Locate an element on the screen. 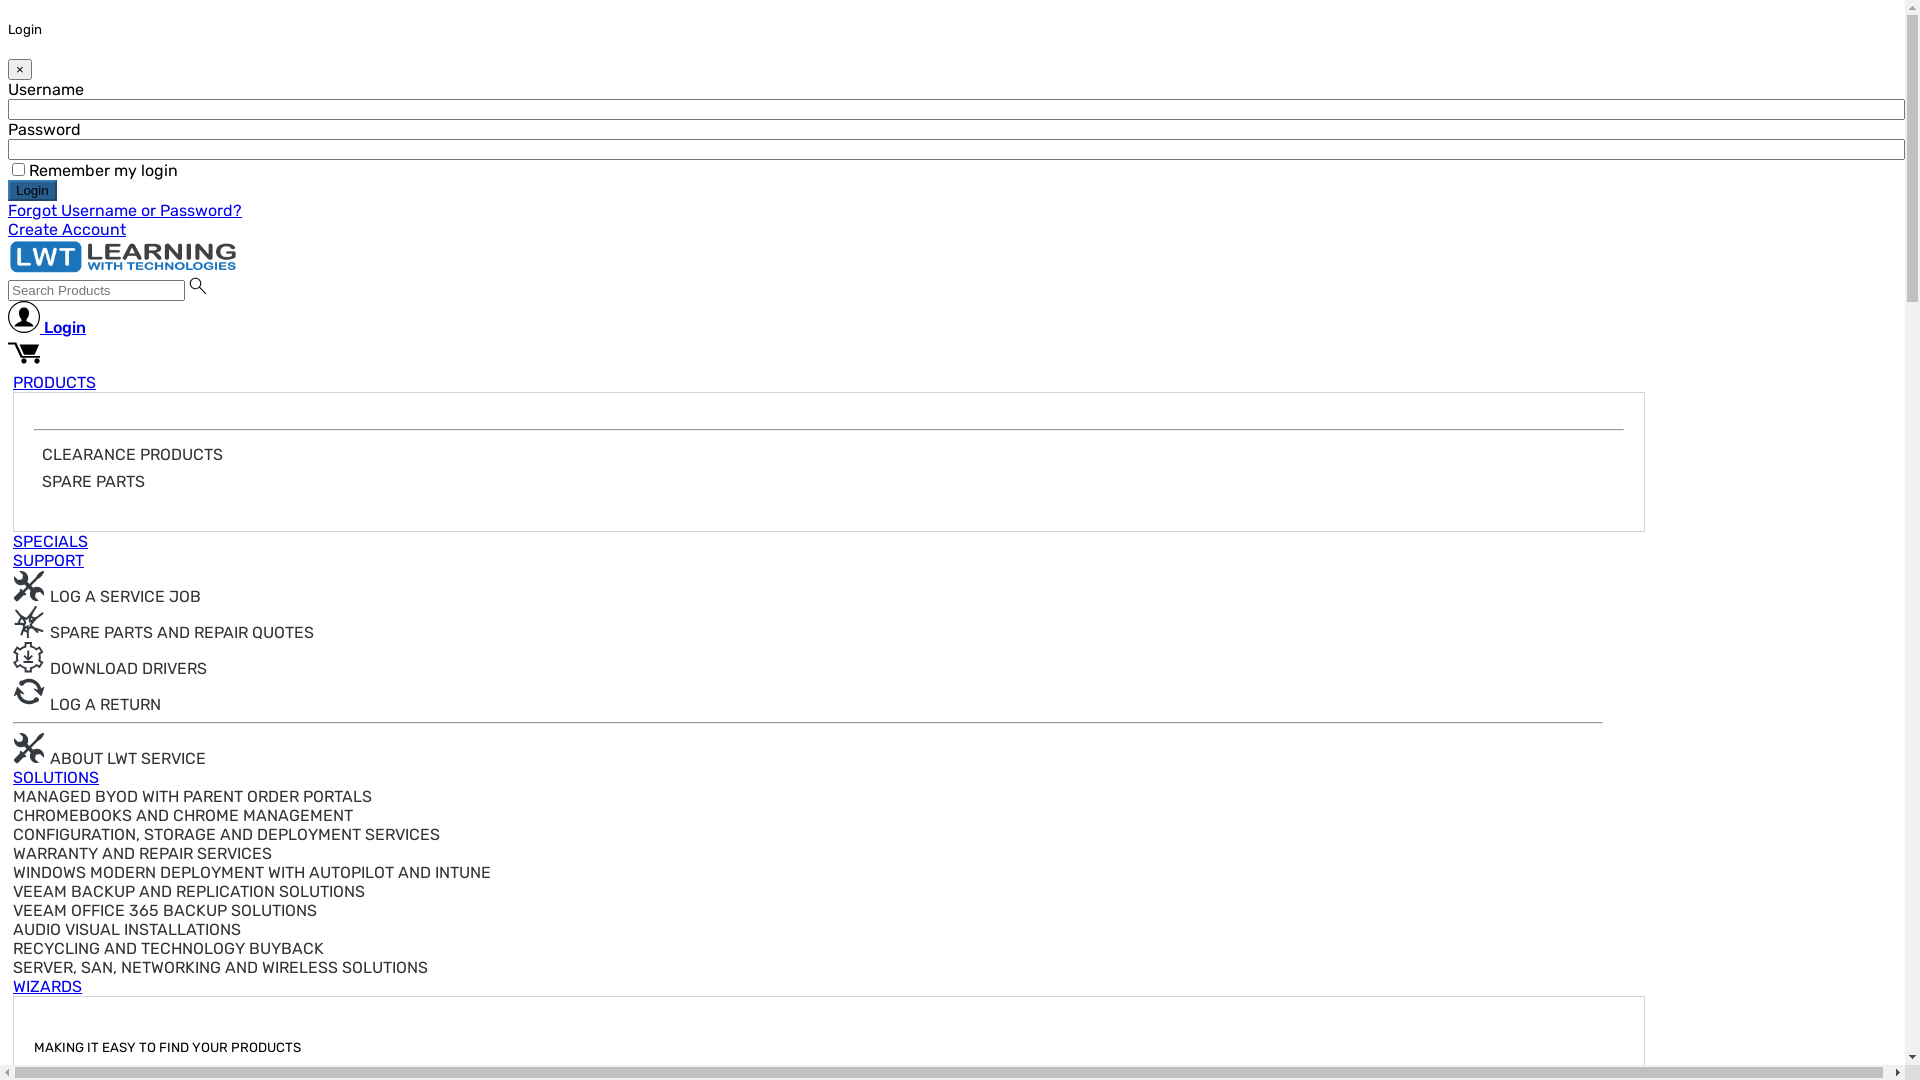 The width and height of the screenshot is (1920, 1080). 'DOWNLOAD DRIVERS' is located at coordinates (109, 668).